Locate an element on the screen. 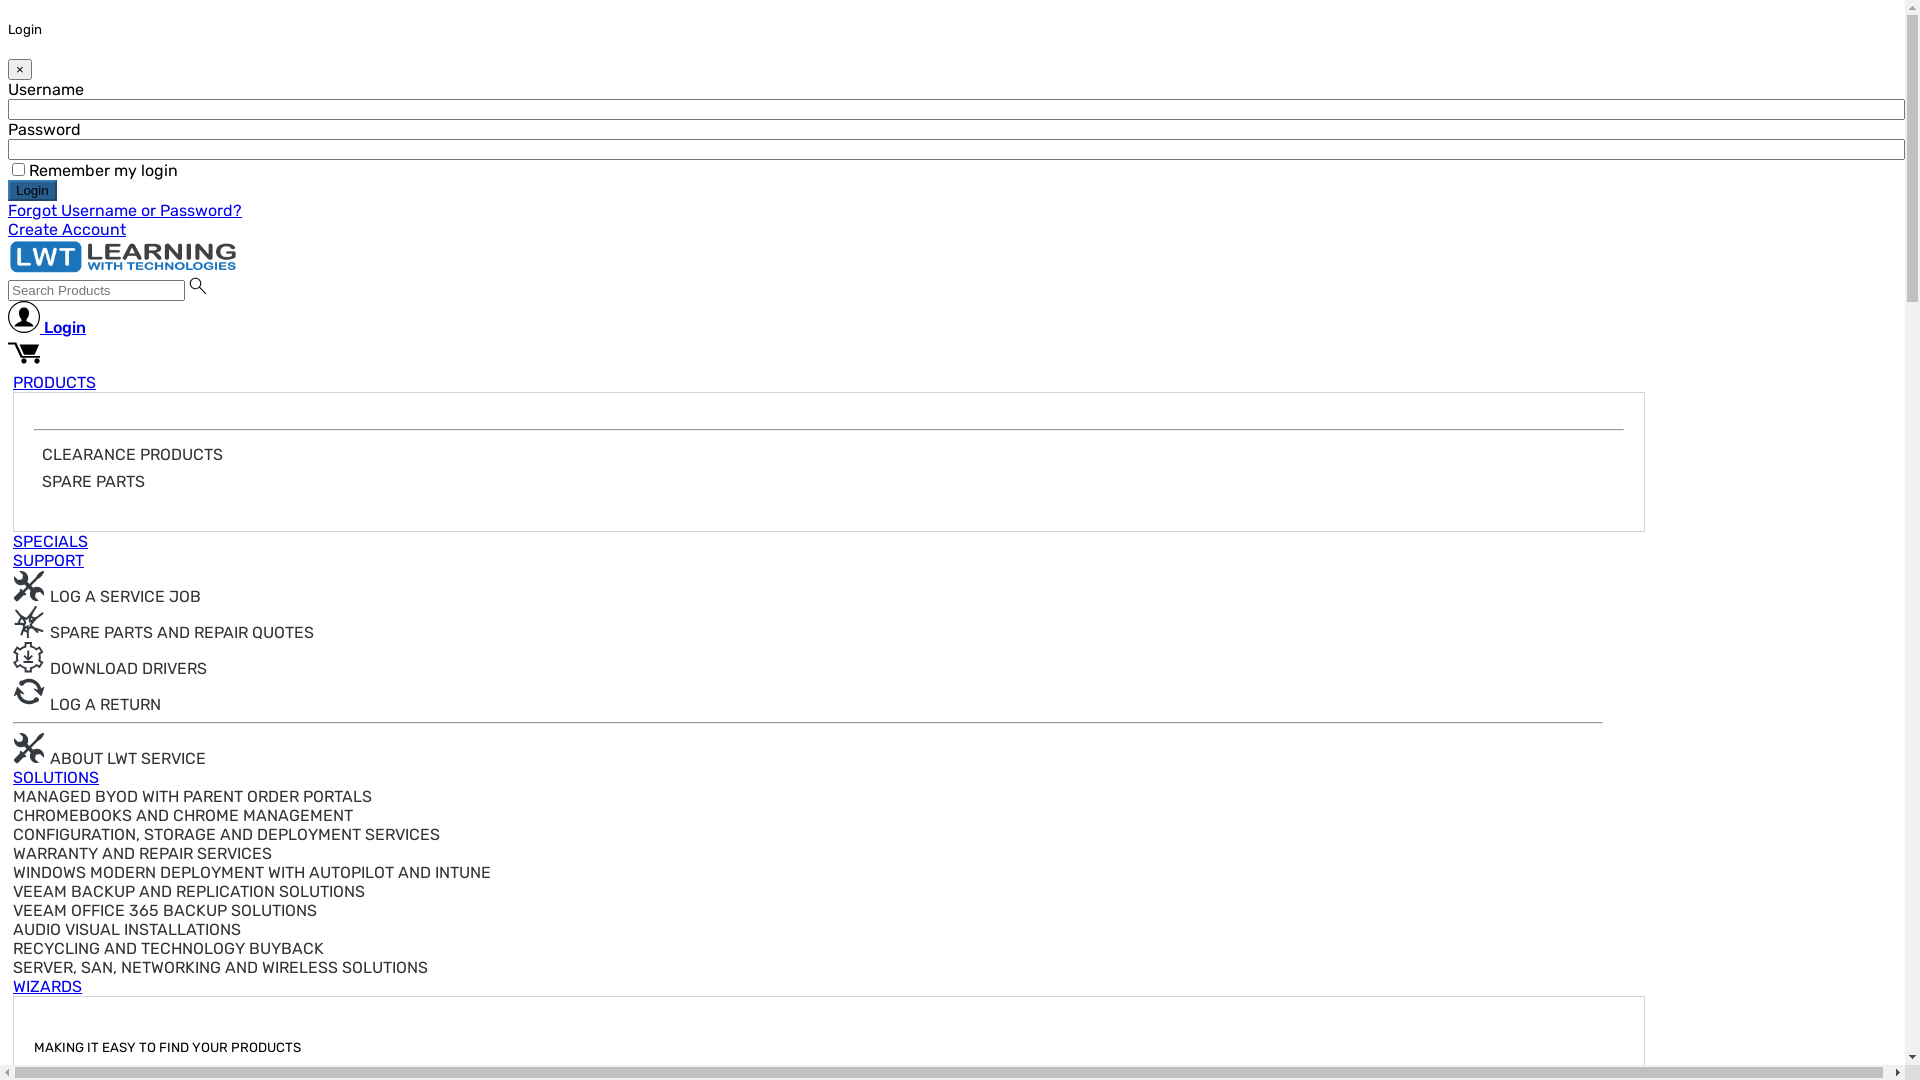 The width and height of the screenshot is (1920, 1080). 'DOWNLOAD DRIVERS' is located at coordinates (109, 668).